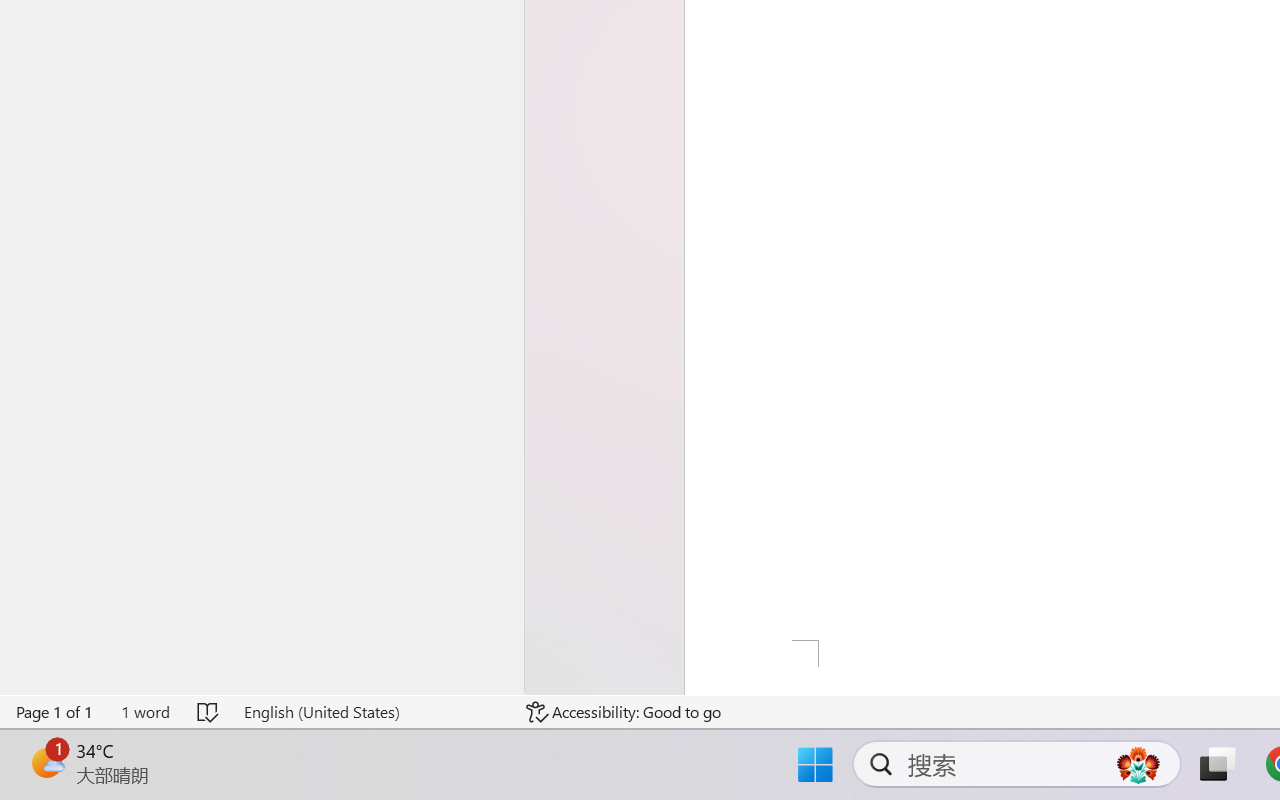 The width and height of the screenshot is (1280, 800). Describe the element at coordinates (1138, 764) in the screenshot. I see `'AutomationID: DynamicSearchBoxGleamImage'` at that location.